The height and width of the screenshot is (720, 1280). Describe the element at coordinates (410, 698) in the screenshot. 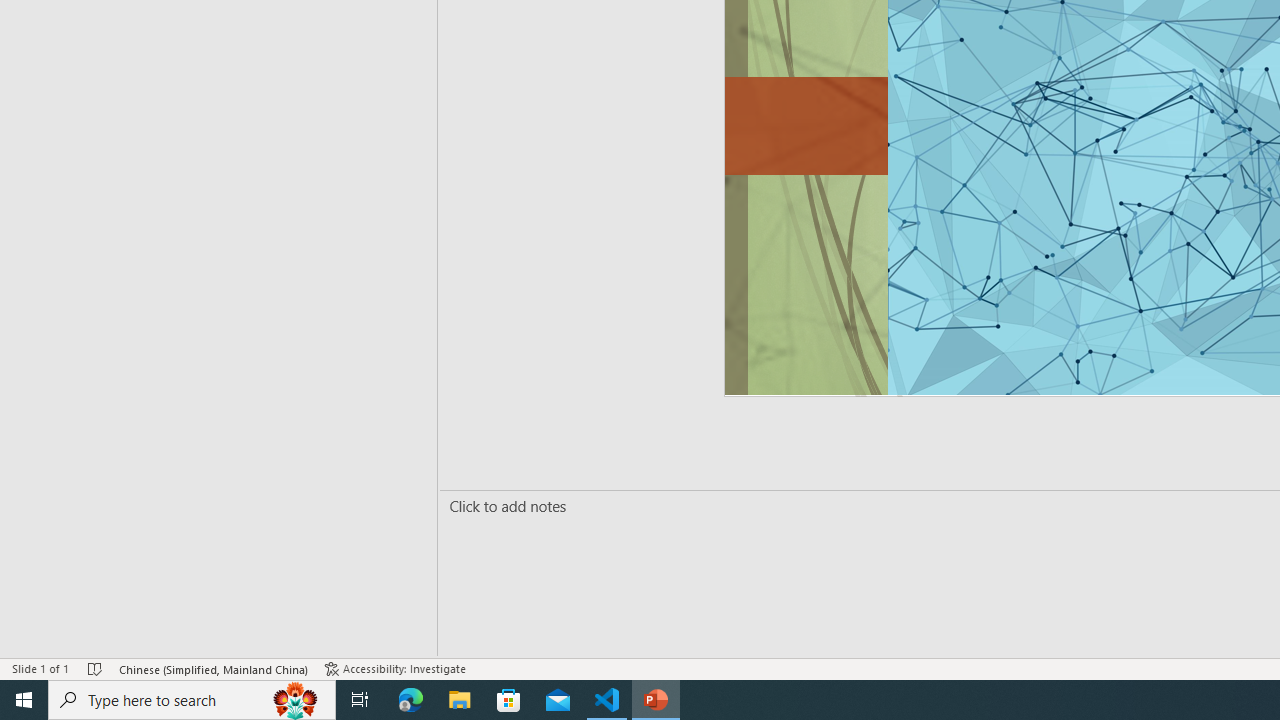

I see `'Microsoft Edge'` at that location.